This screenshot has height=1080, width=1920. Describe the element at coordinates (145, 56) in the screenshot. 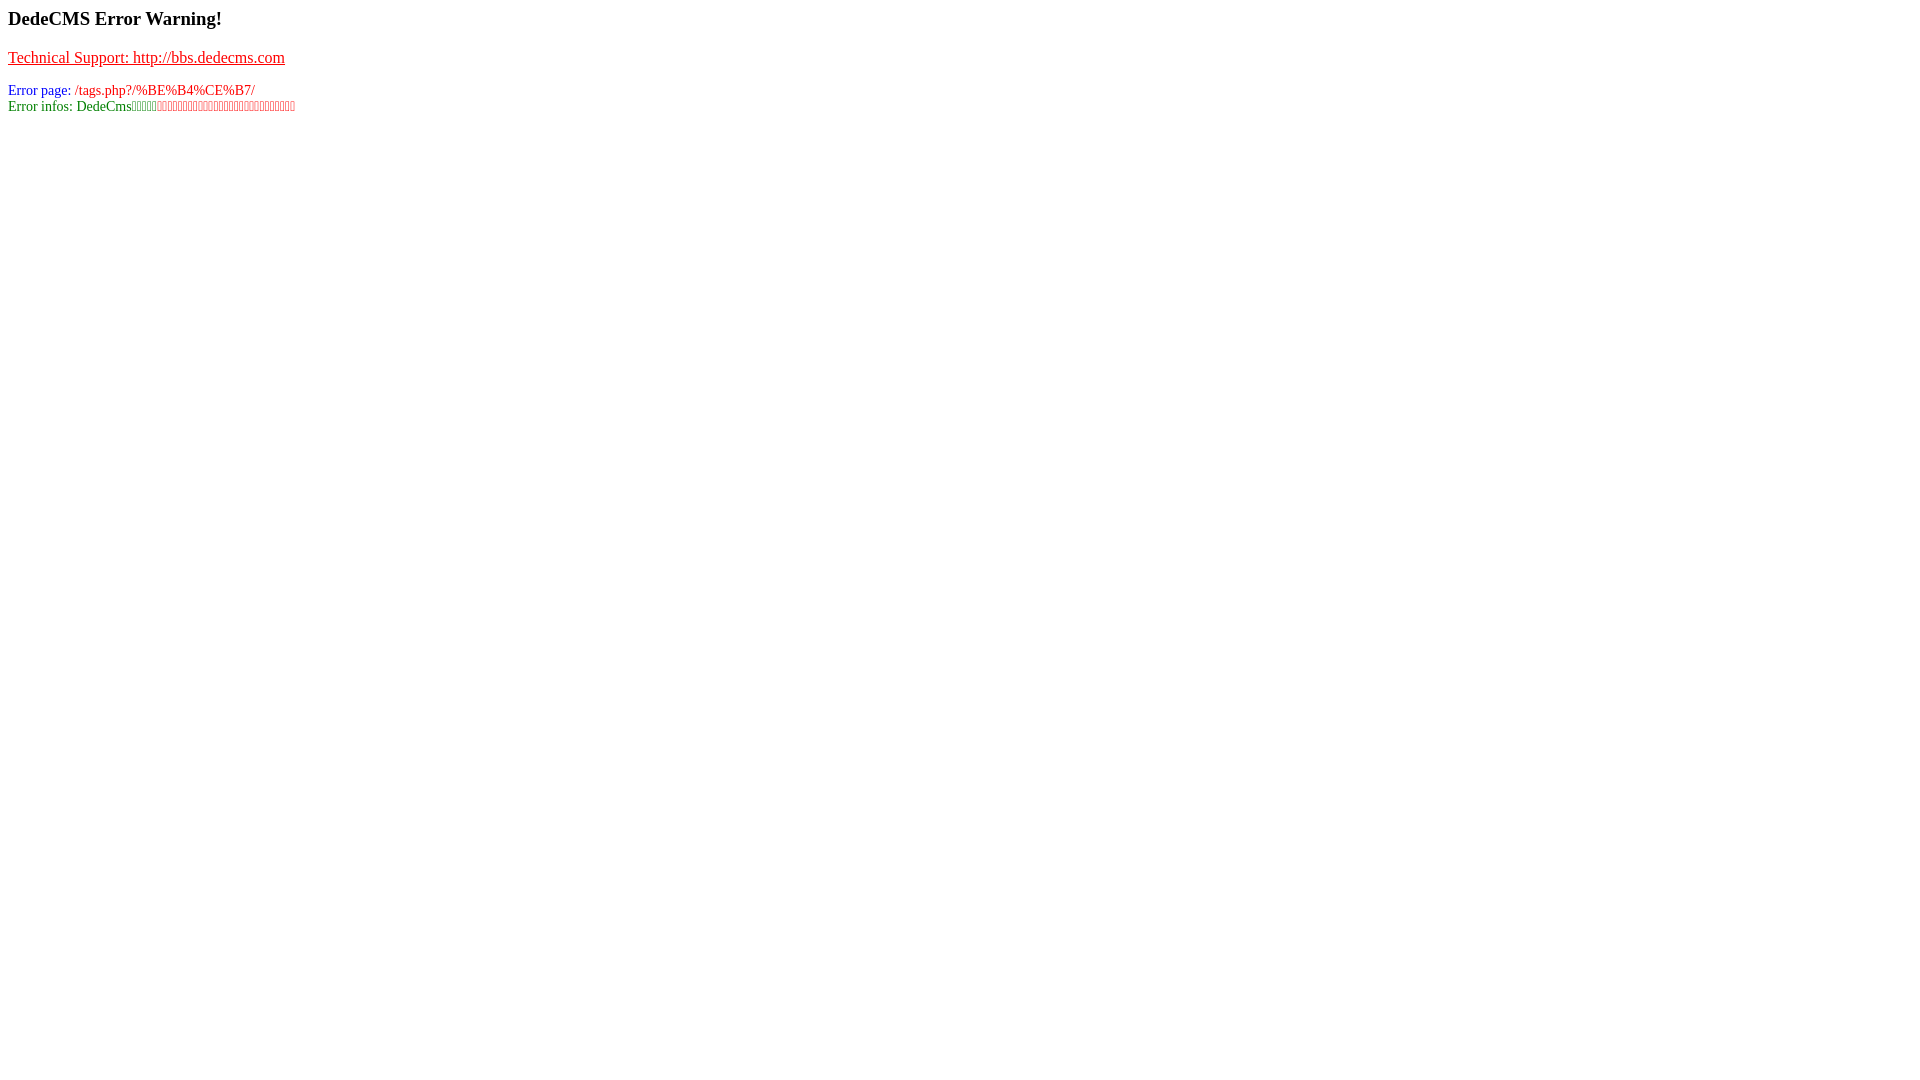

I see `'Technical Support: http://bbs.dedecms.com'` at that location.